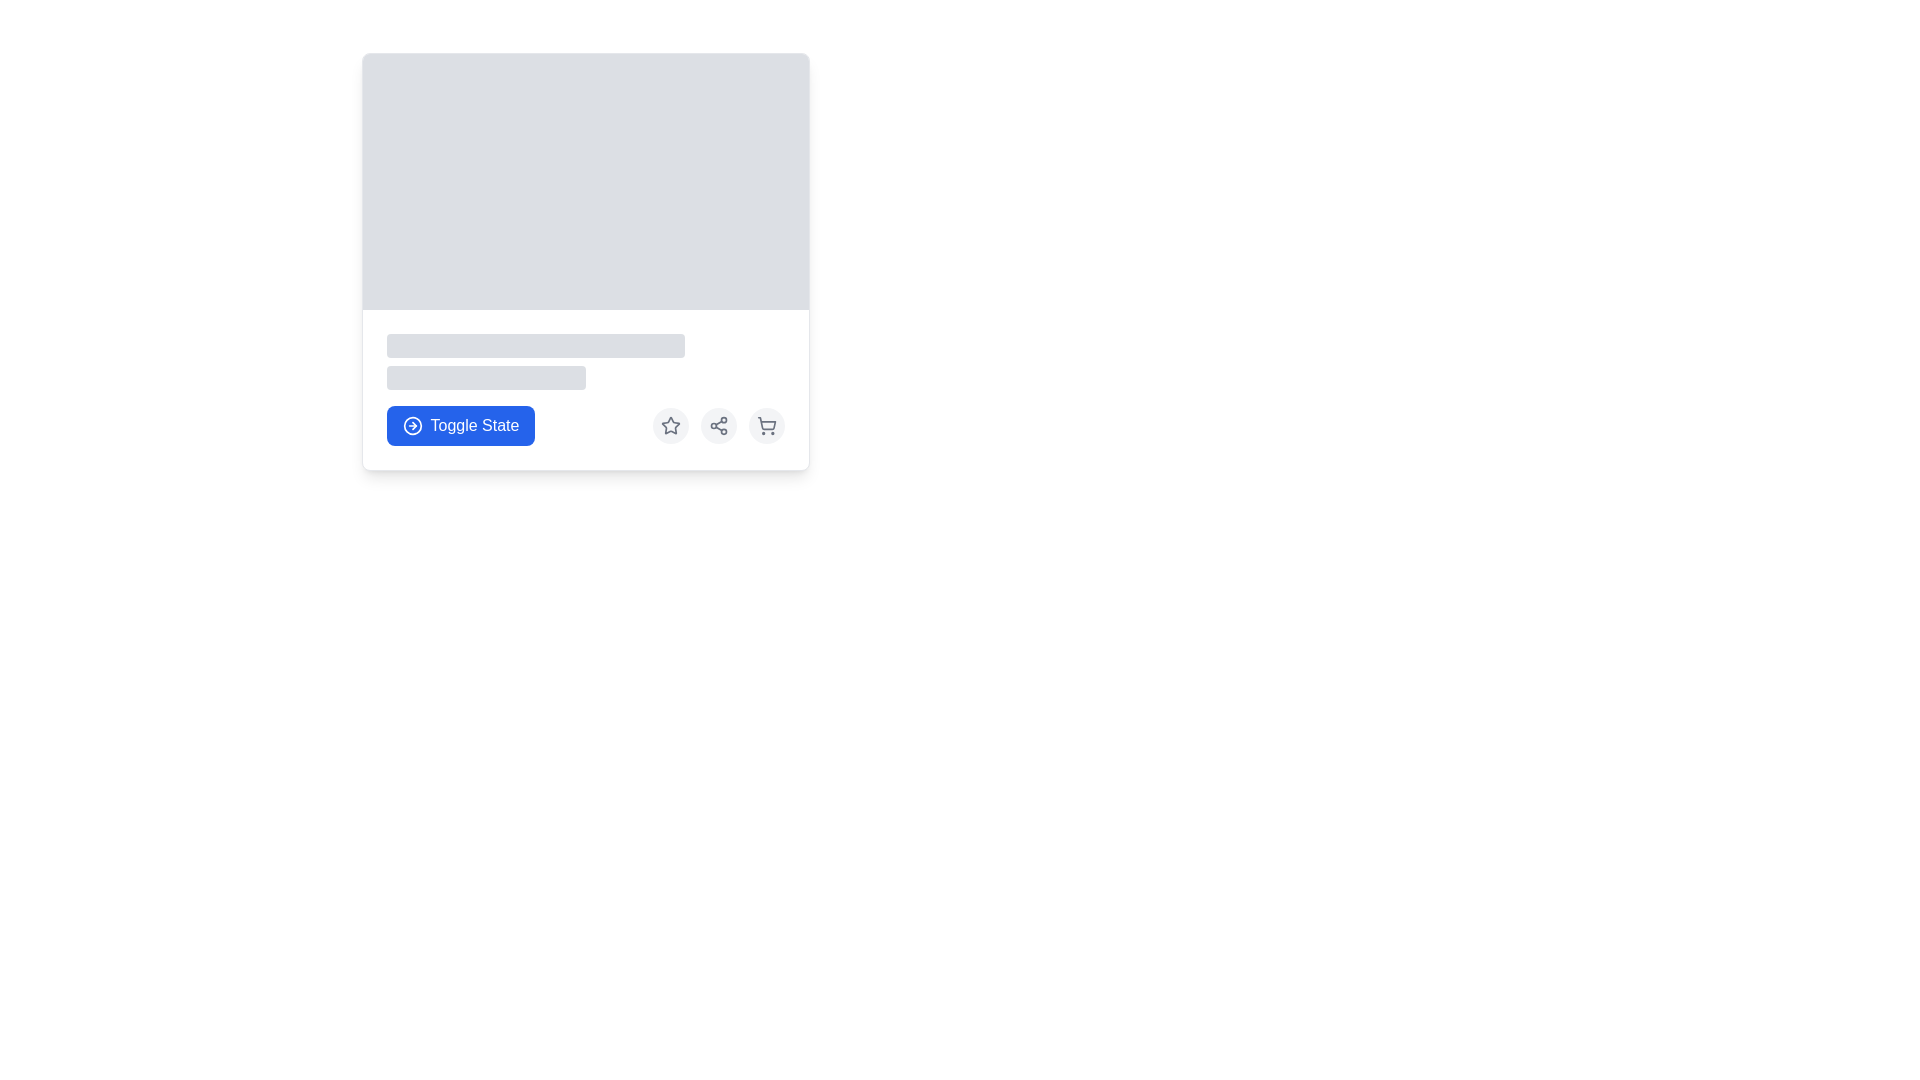 Image resolution: width=1920 pixels, height=1080 pixels. What do you see at coordinates (765, 424) in the screenshot?
I see `the small shopping cart icon located at the lower right corner of the card, which is positioned among a horizontal arrangement of icons` at bounding box center [765, 424].